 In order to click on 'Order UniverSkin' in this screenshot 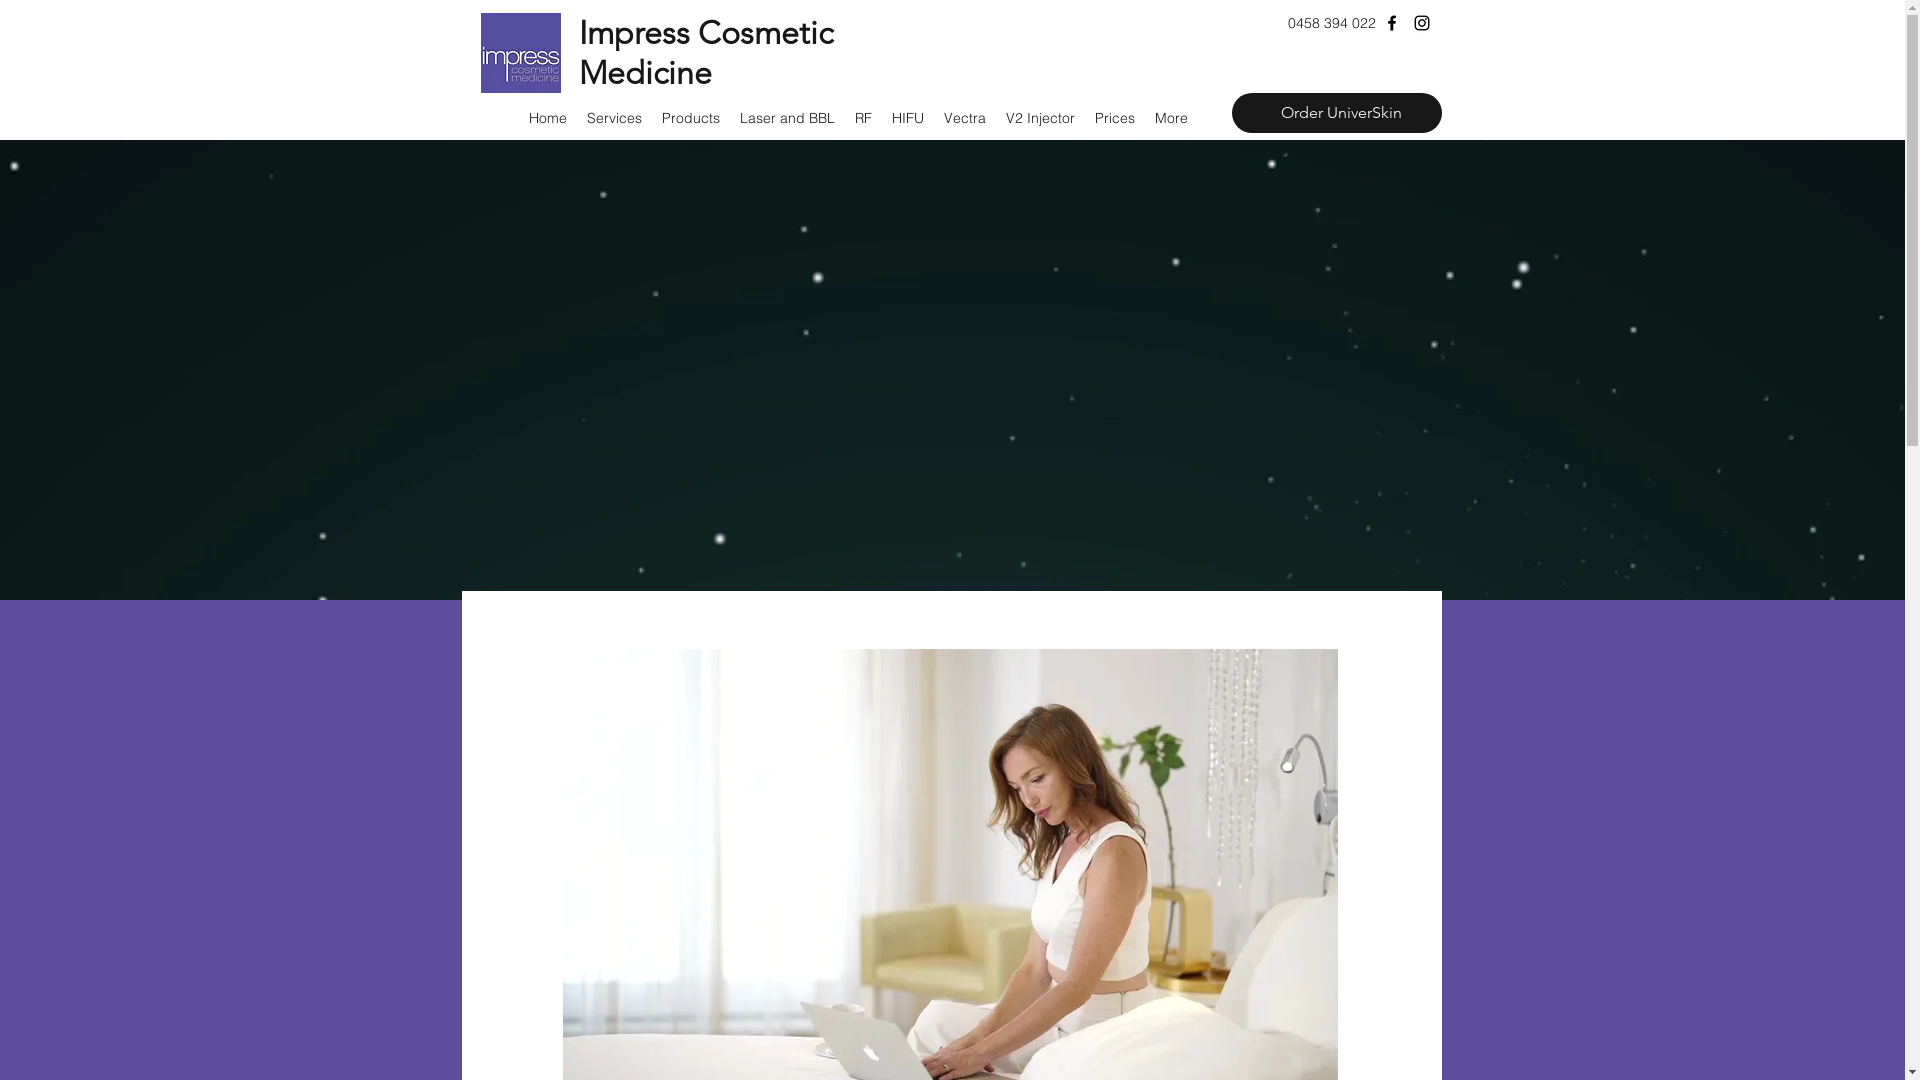, I will do `click(1342, 112)`.